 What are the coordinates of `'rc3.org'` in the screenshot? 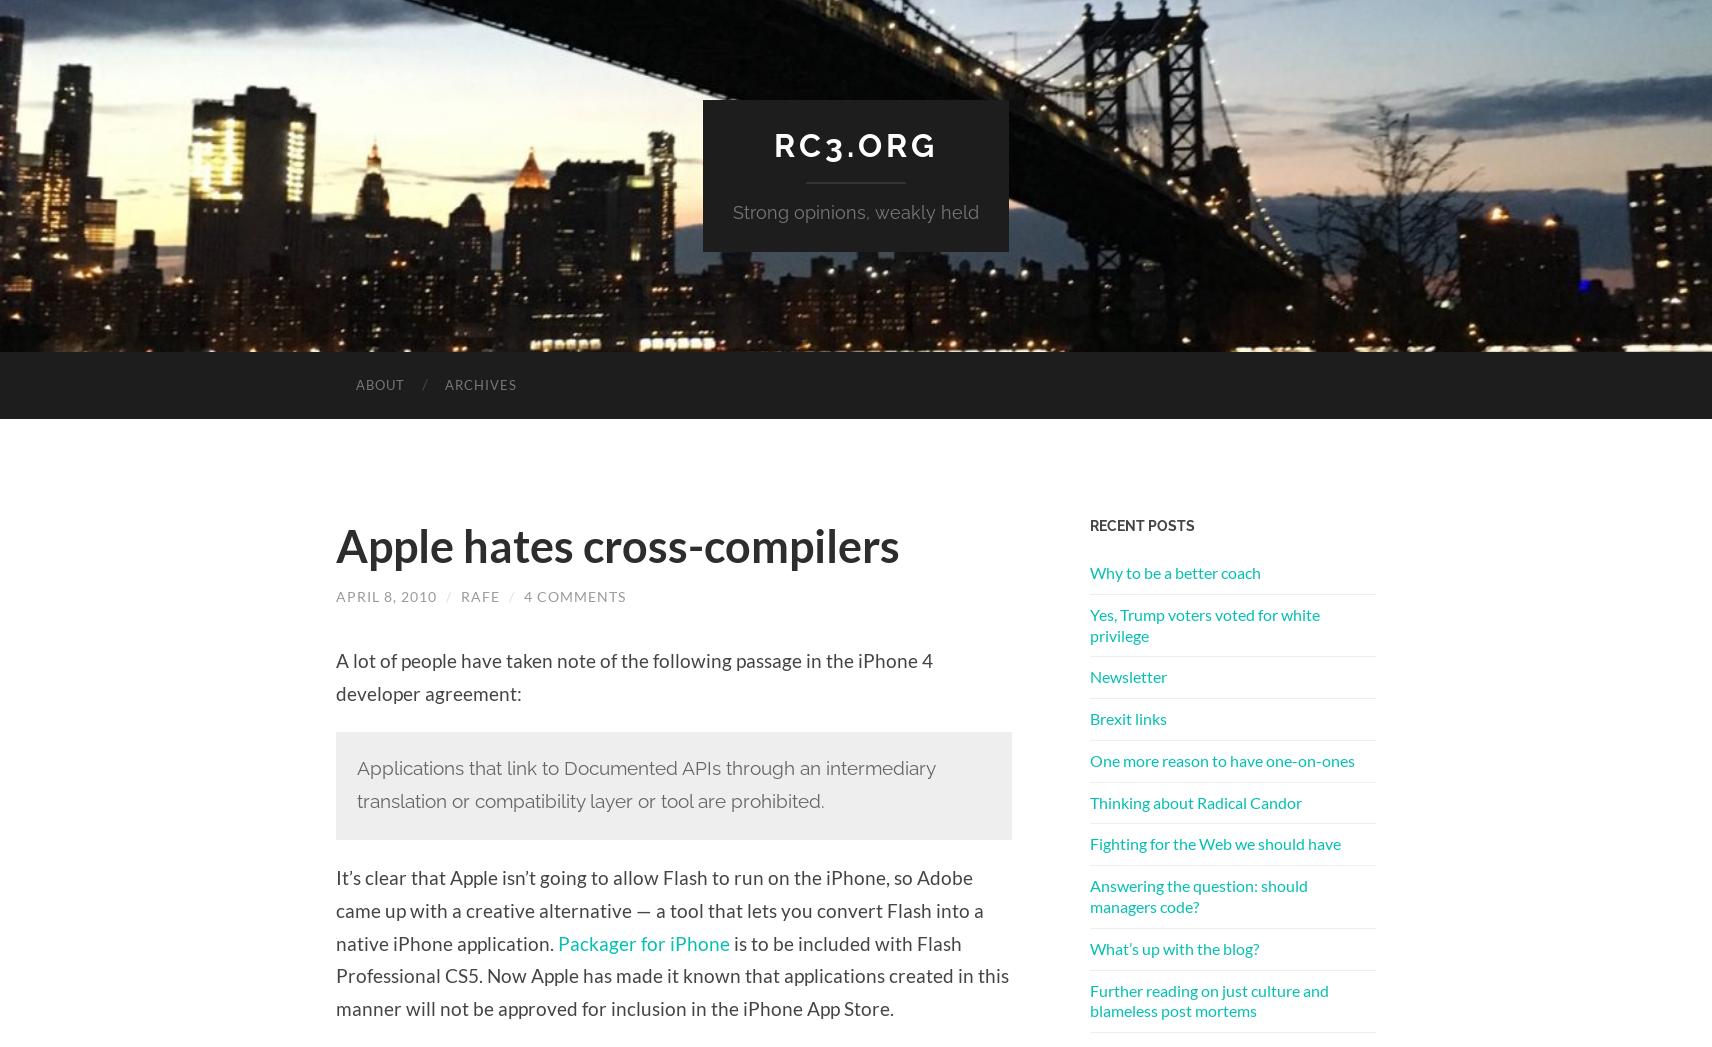 It's located at (856, 145).